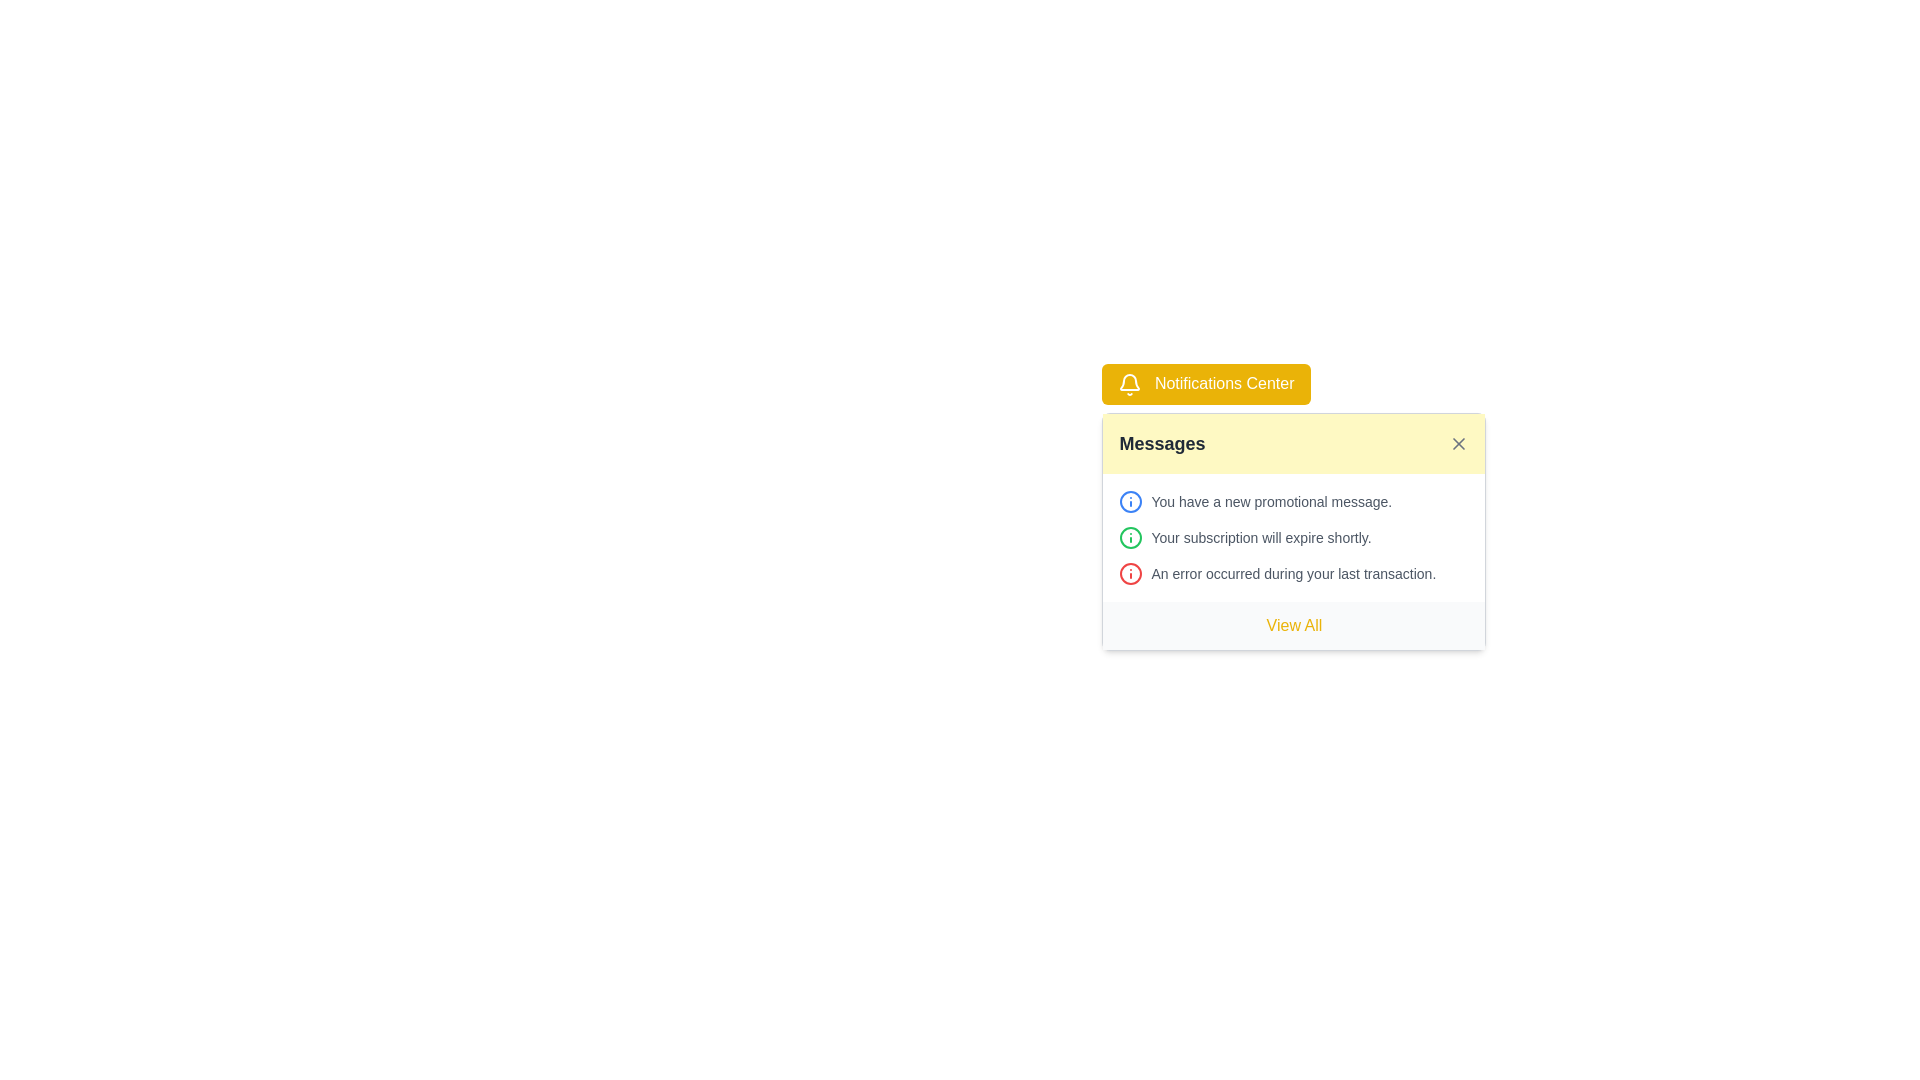 The height and width of the screenshot is (1080, 1920). I want to click on the 'View All' button, which is the only interactive text element at the bottom center of the notification card, so click(1294, 624).